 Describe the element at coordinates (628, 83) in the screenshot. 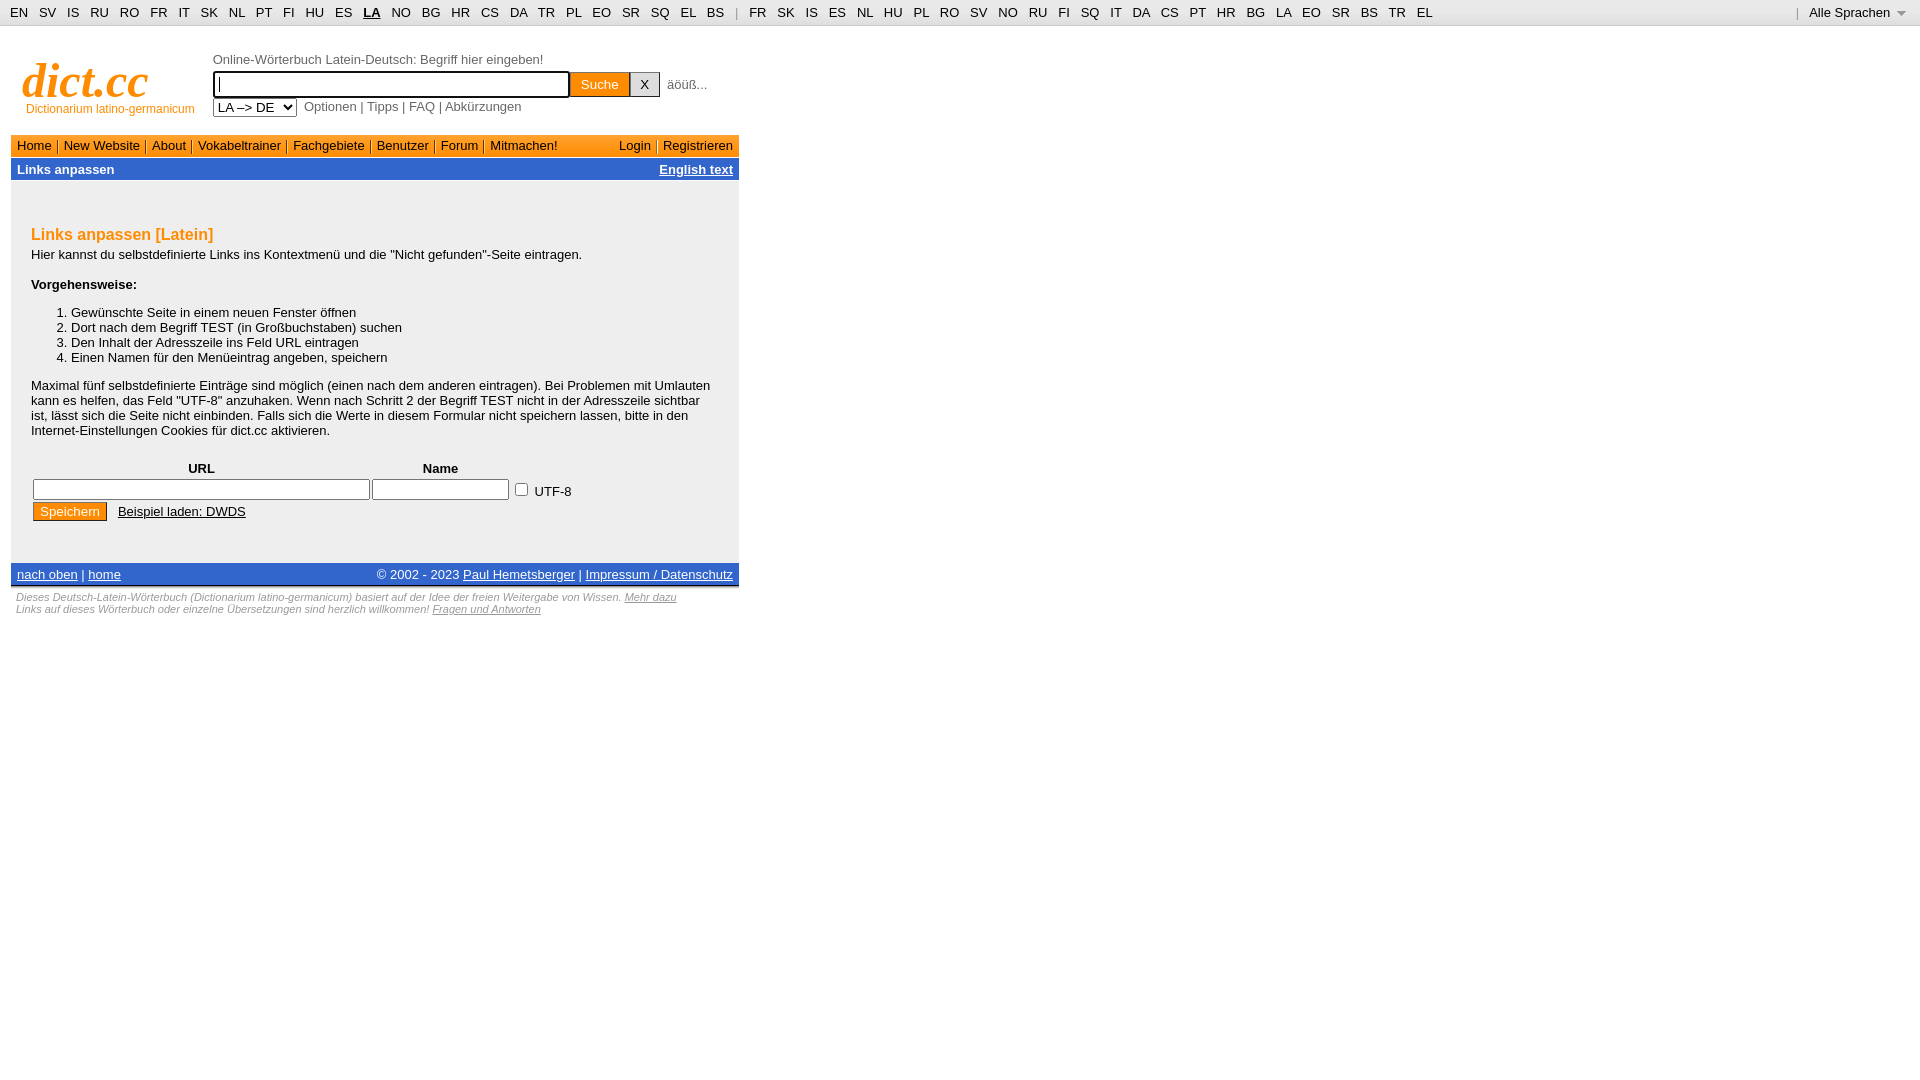

I see `'X'` at that location.